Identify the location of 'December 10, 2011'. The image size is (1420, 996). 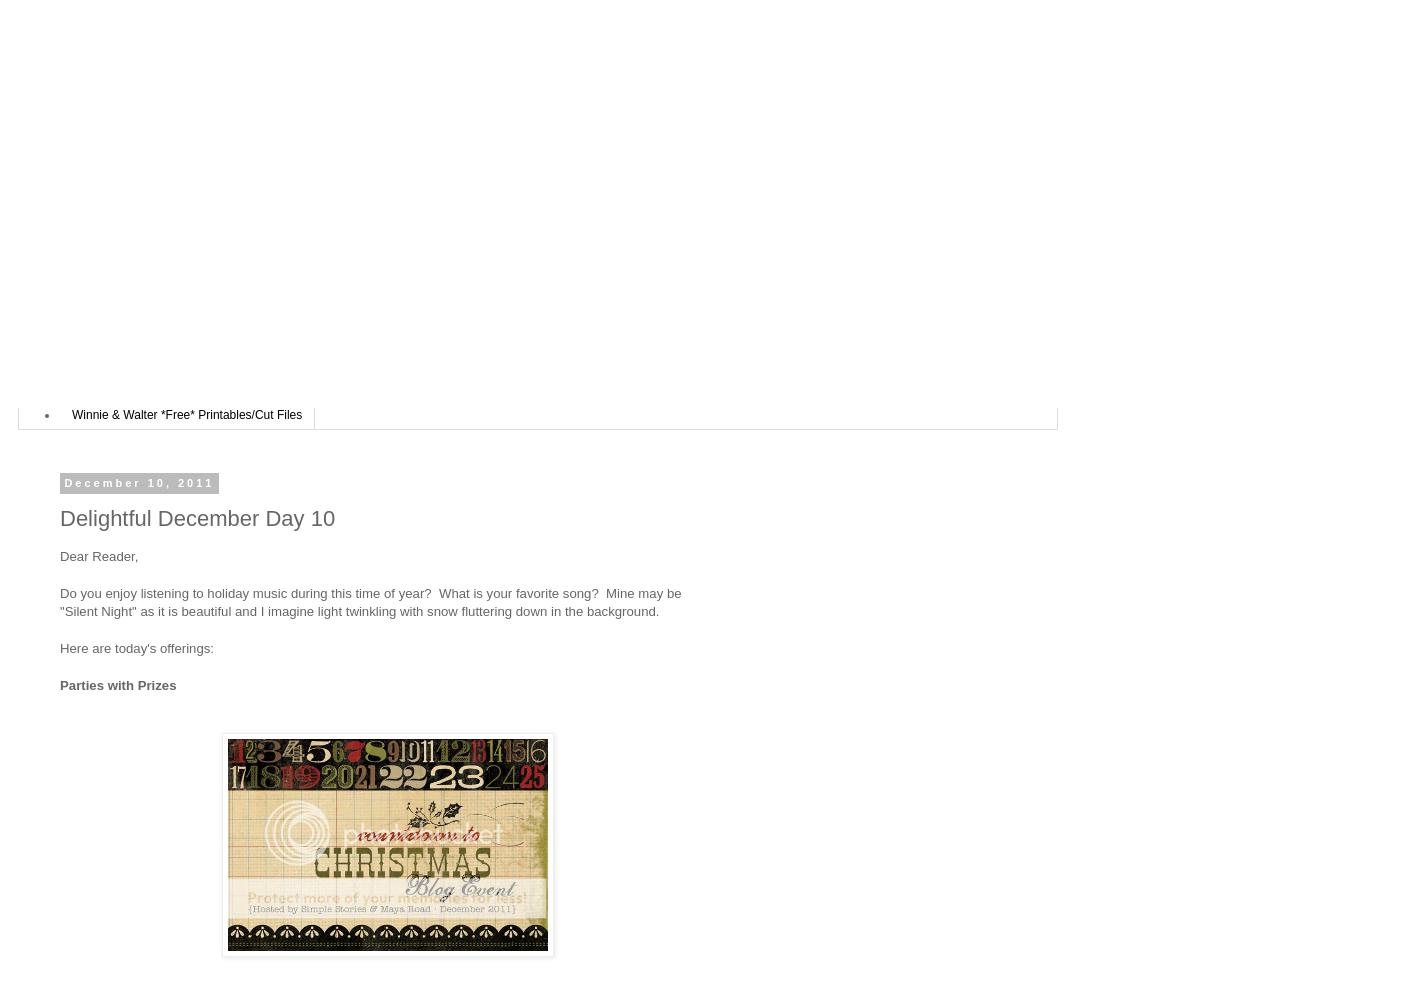
(138, 481).